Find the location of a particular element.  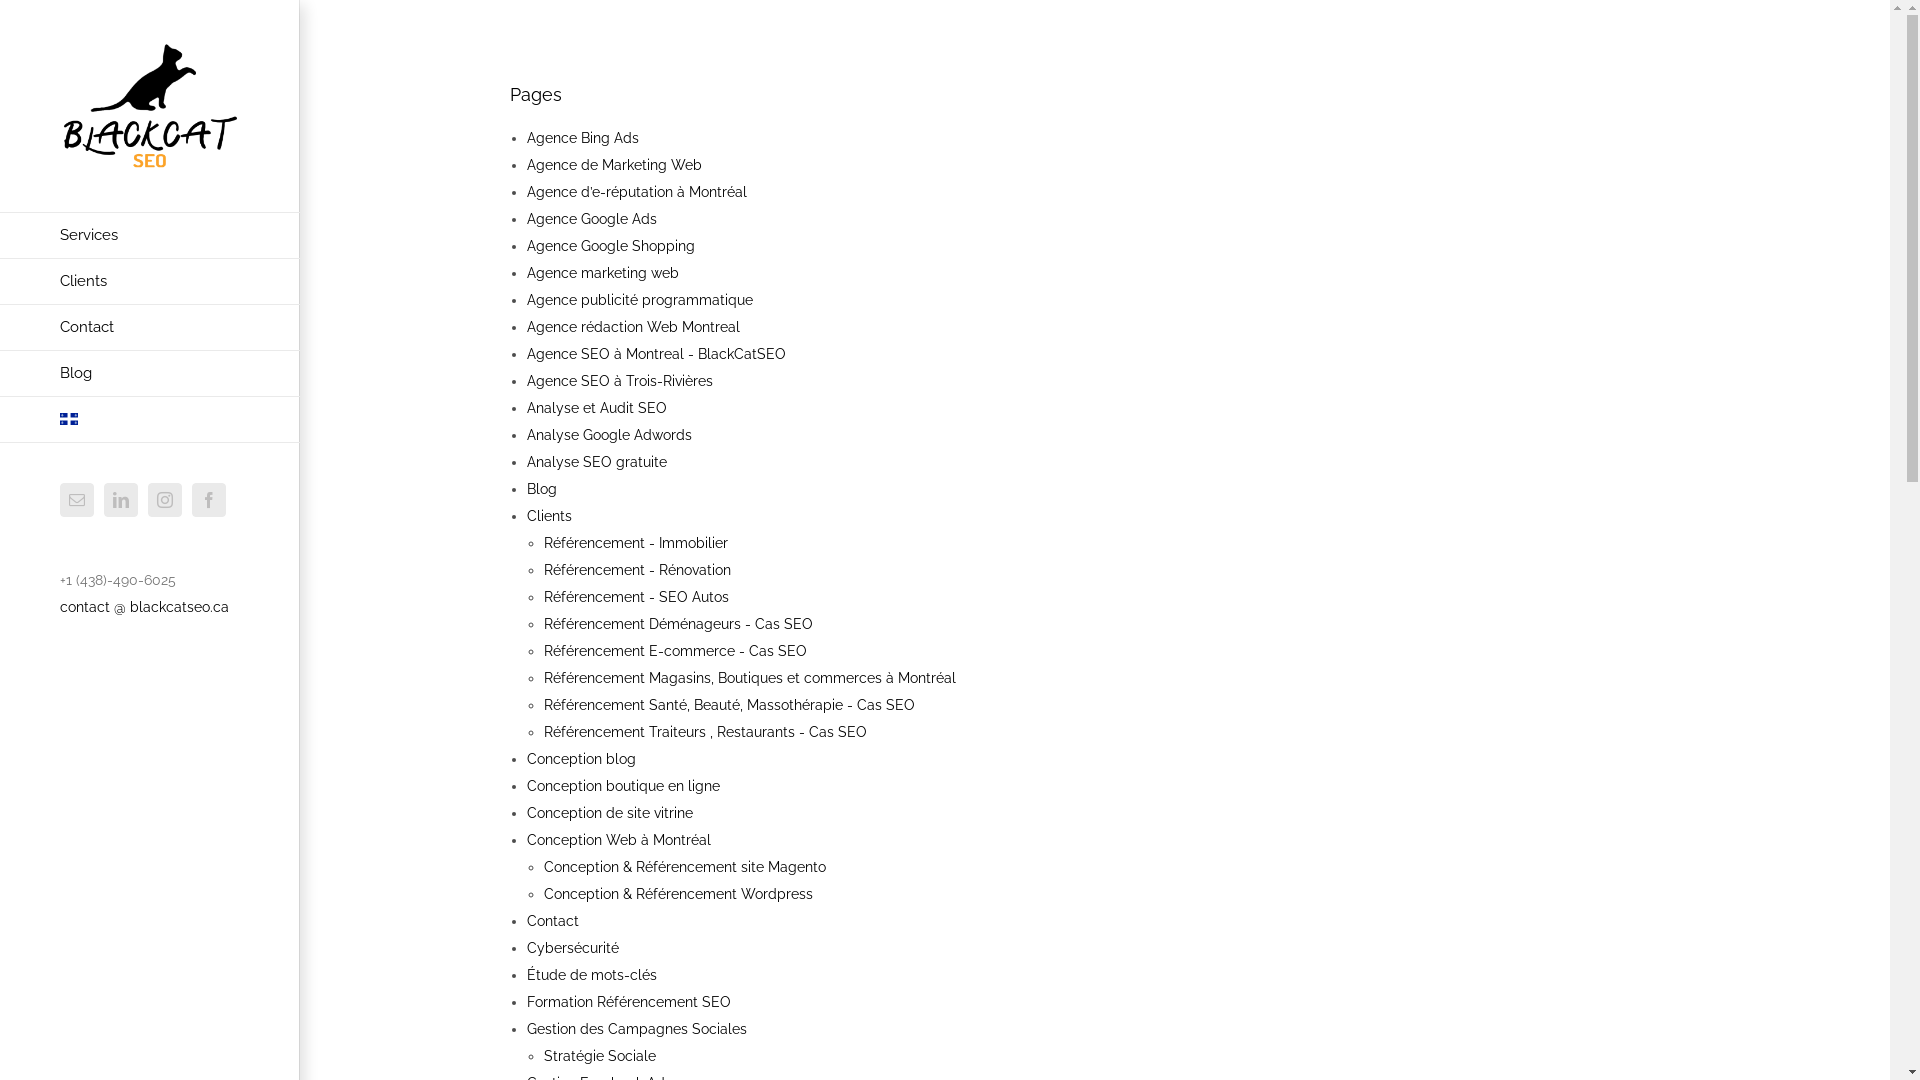

'Analyse Google Adwords' is located at coordinates (608, 434).